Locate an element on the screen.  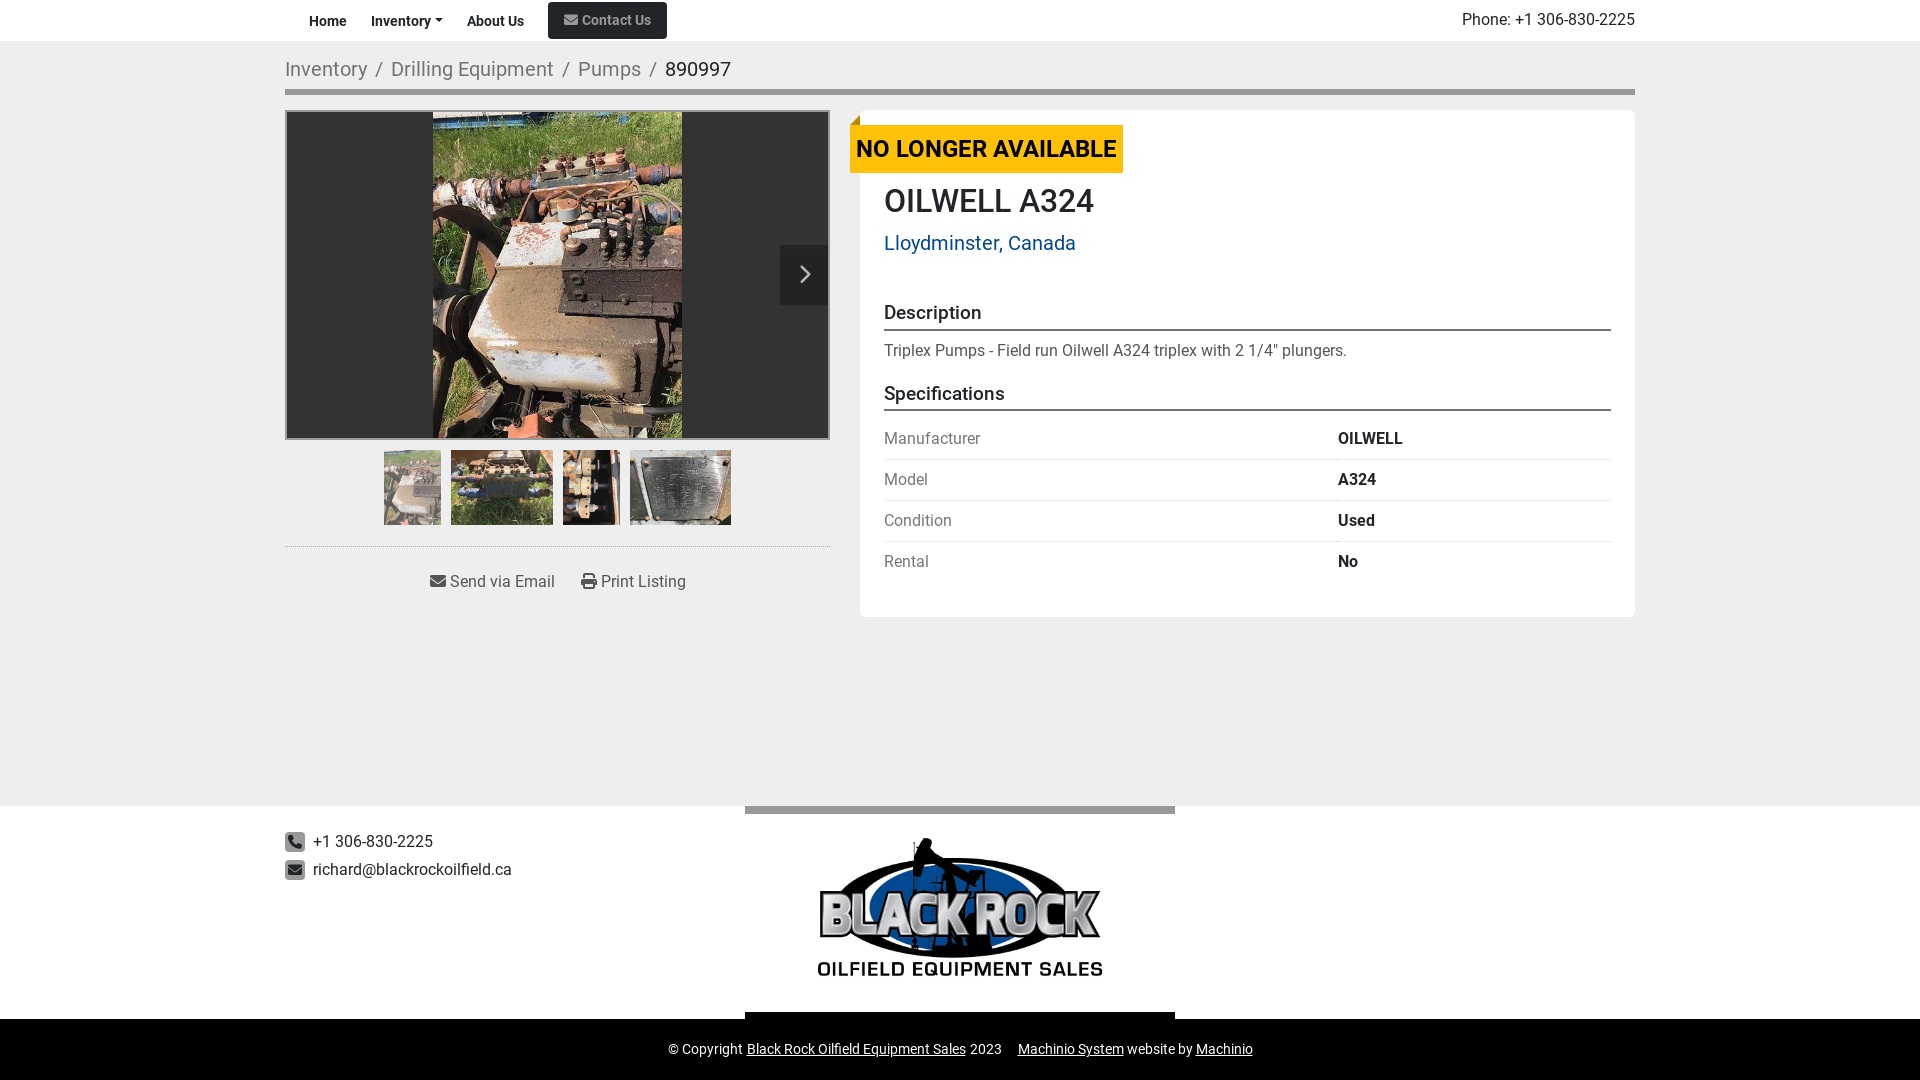
'Inventory' is located at coordinates (400, 20).